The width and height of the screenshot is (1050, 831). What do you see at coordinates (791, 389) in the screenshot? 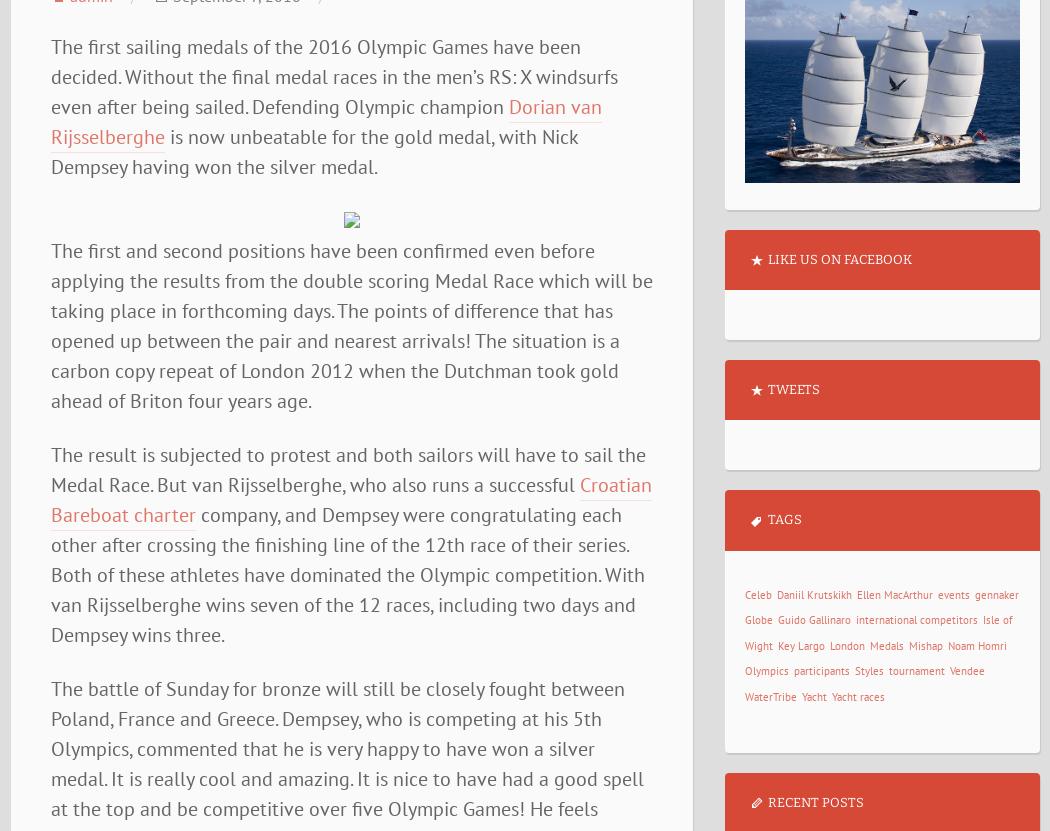
I see `'Tweets'` at bounding box center [791, 389].